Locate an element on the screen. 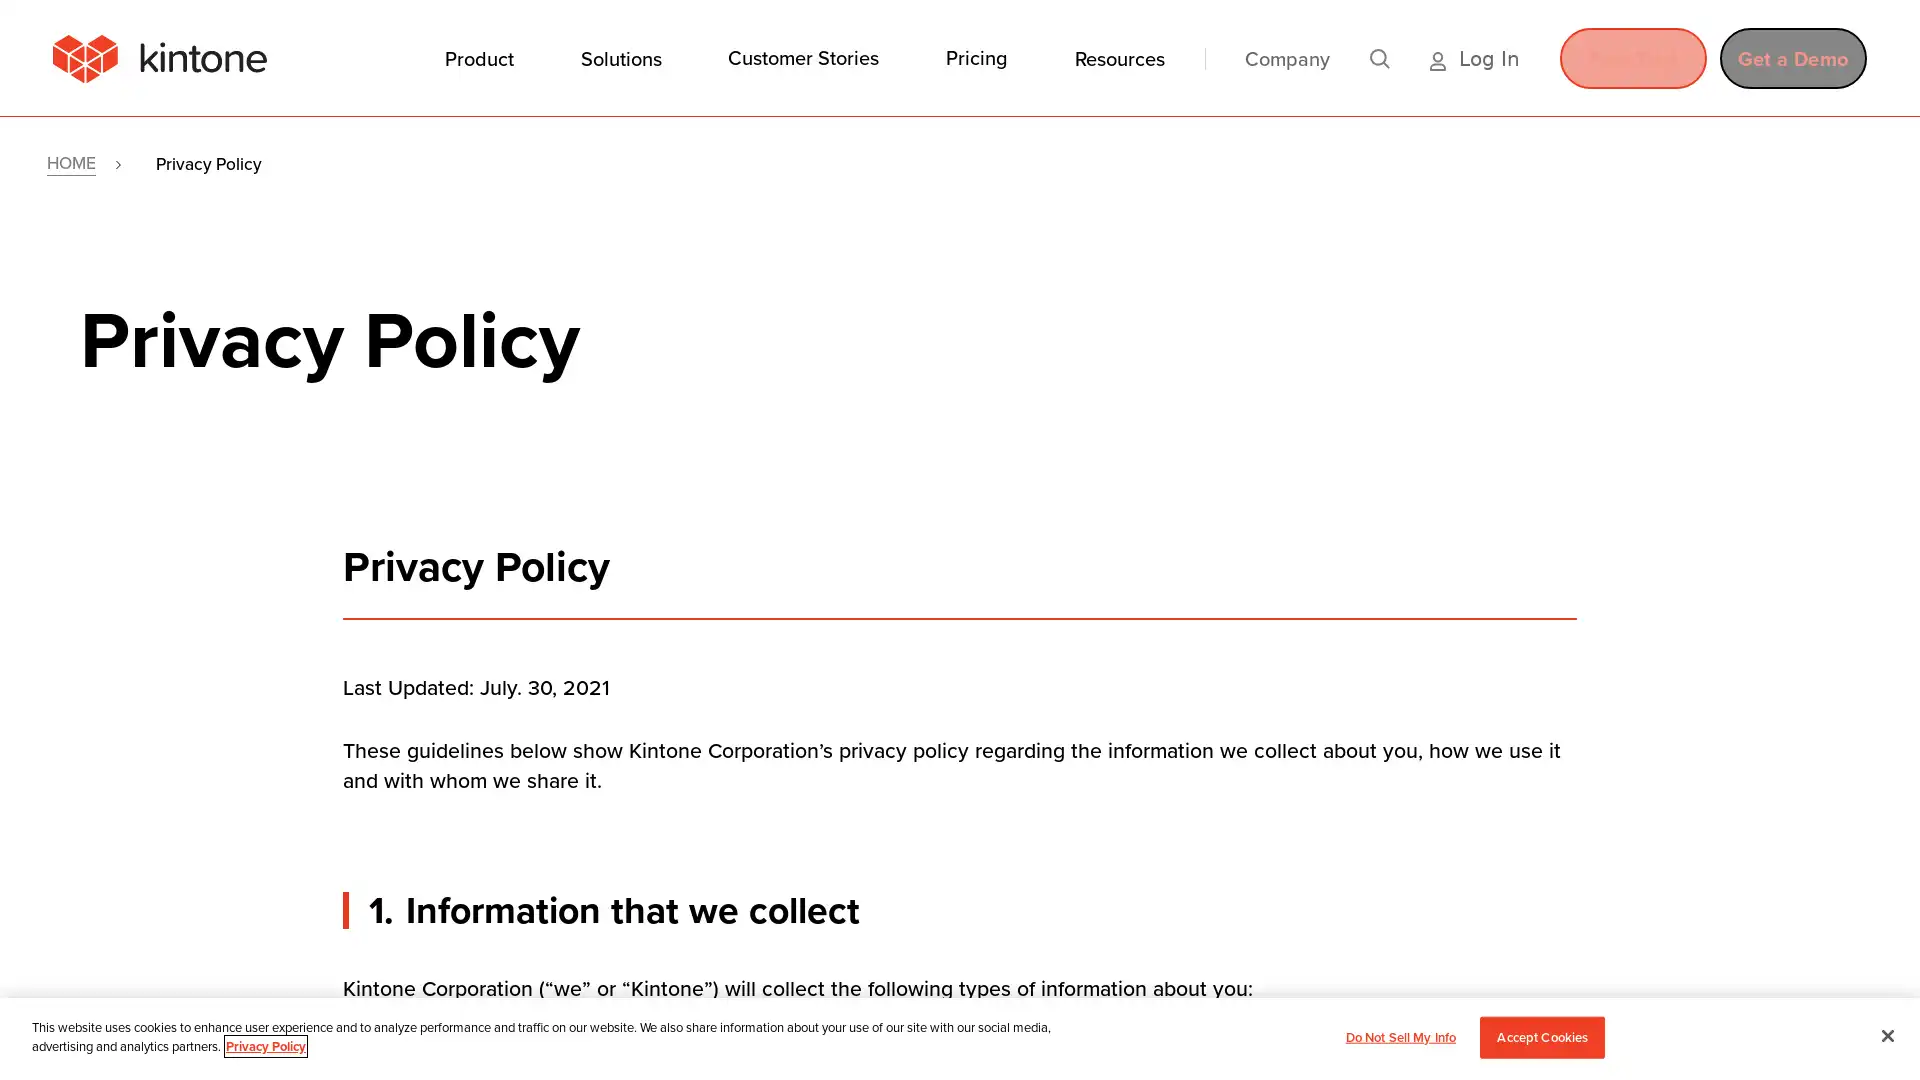  Do Not Sell My Info is located at coordinates (1399, 1036).